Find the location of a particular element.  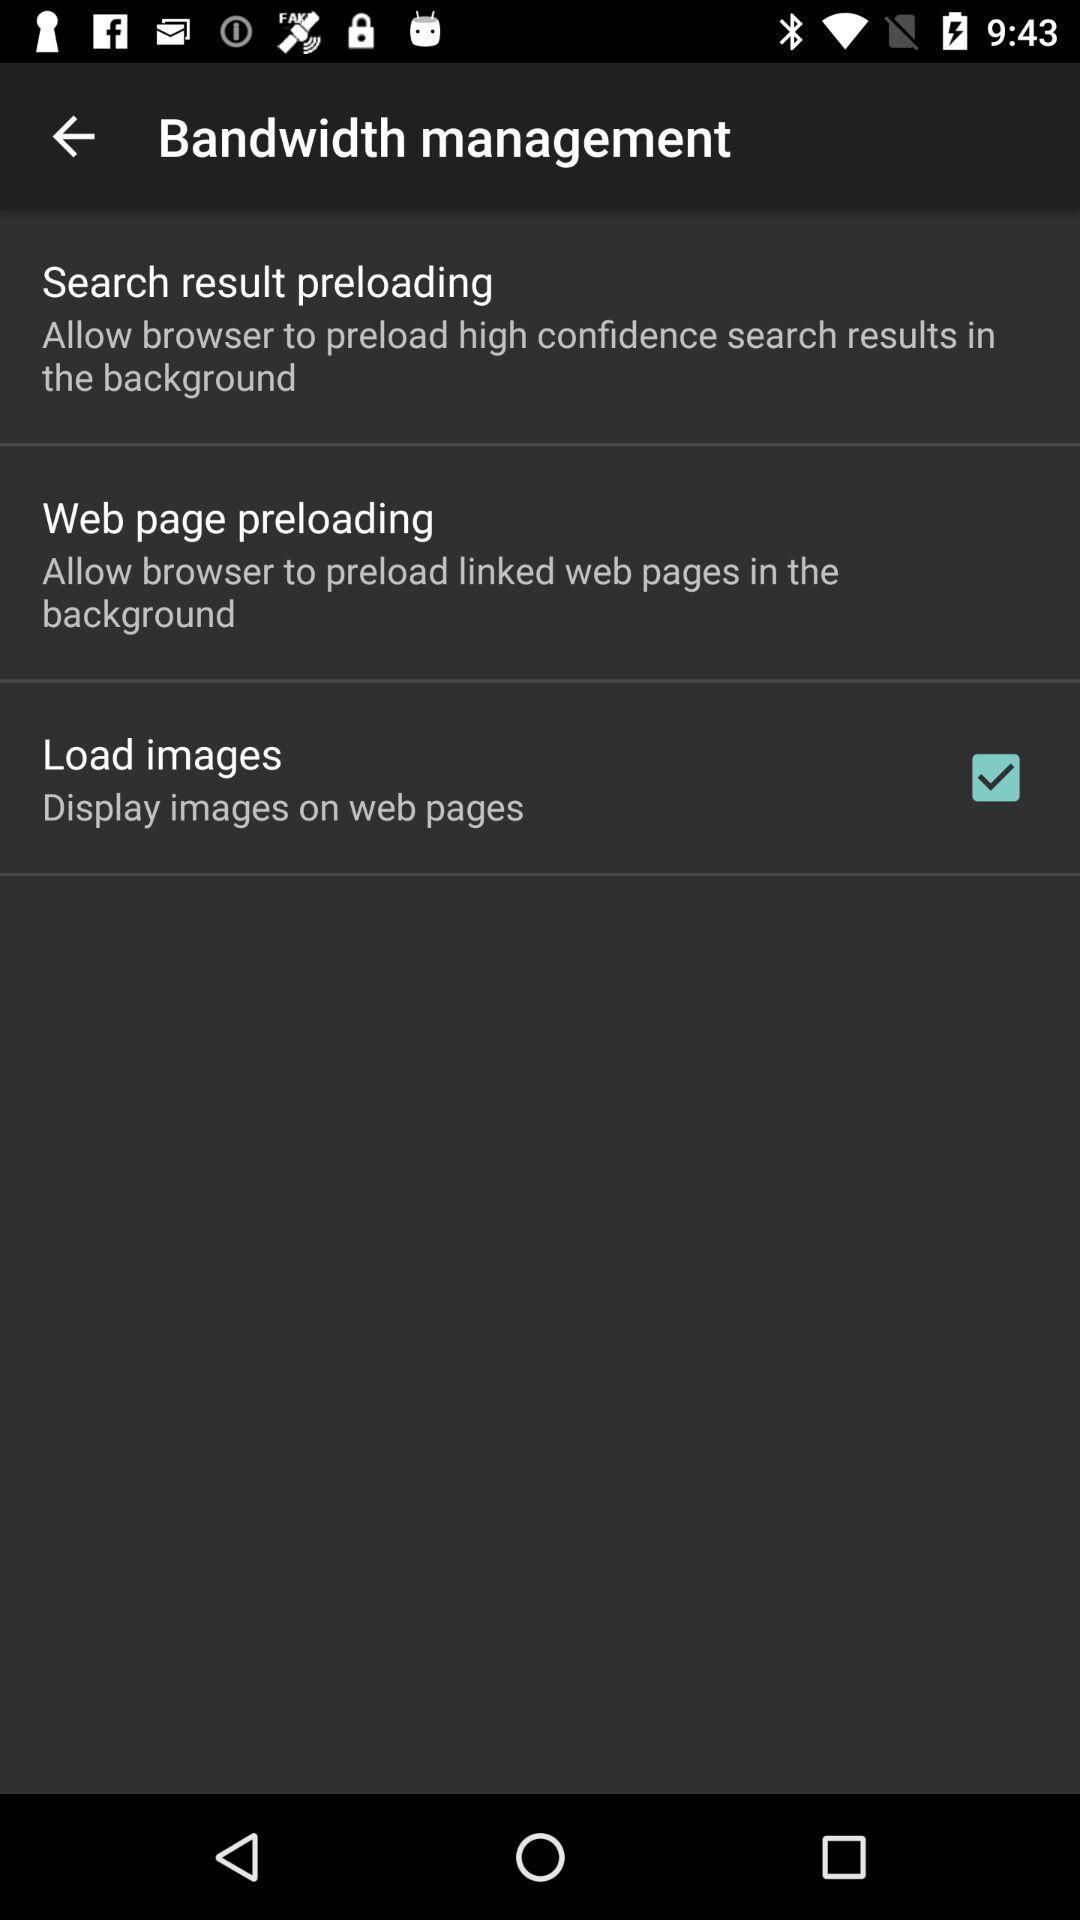

icon on the right is located at coordinates (995, 776).